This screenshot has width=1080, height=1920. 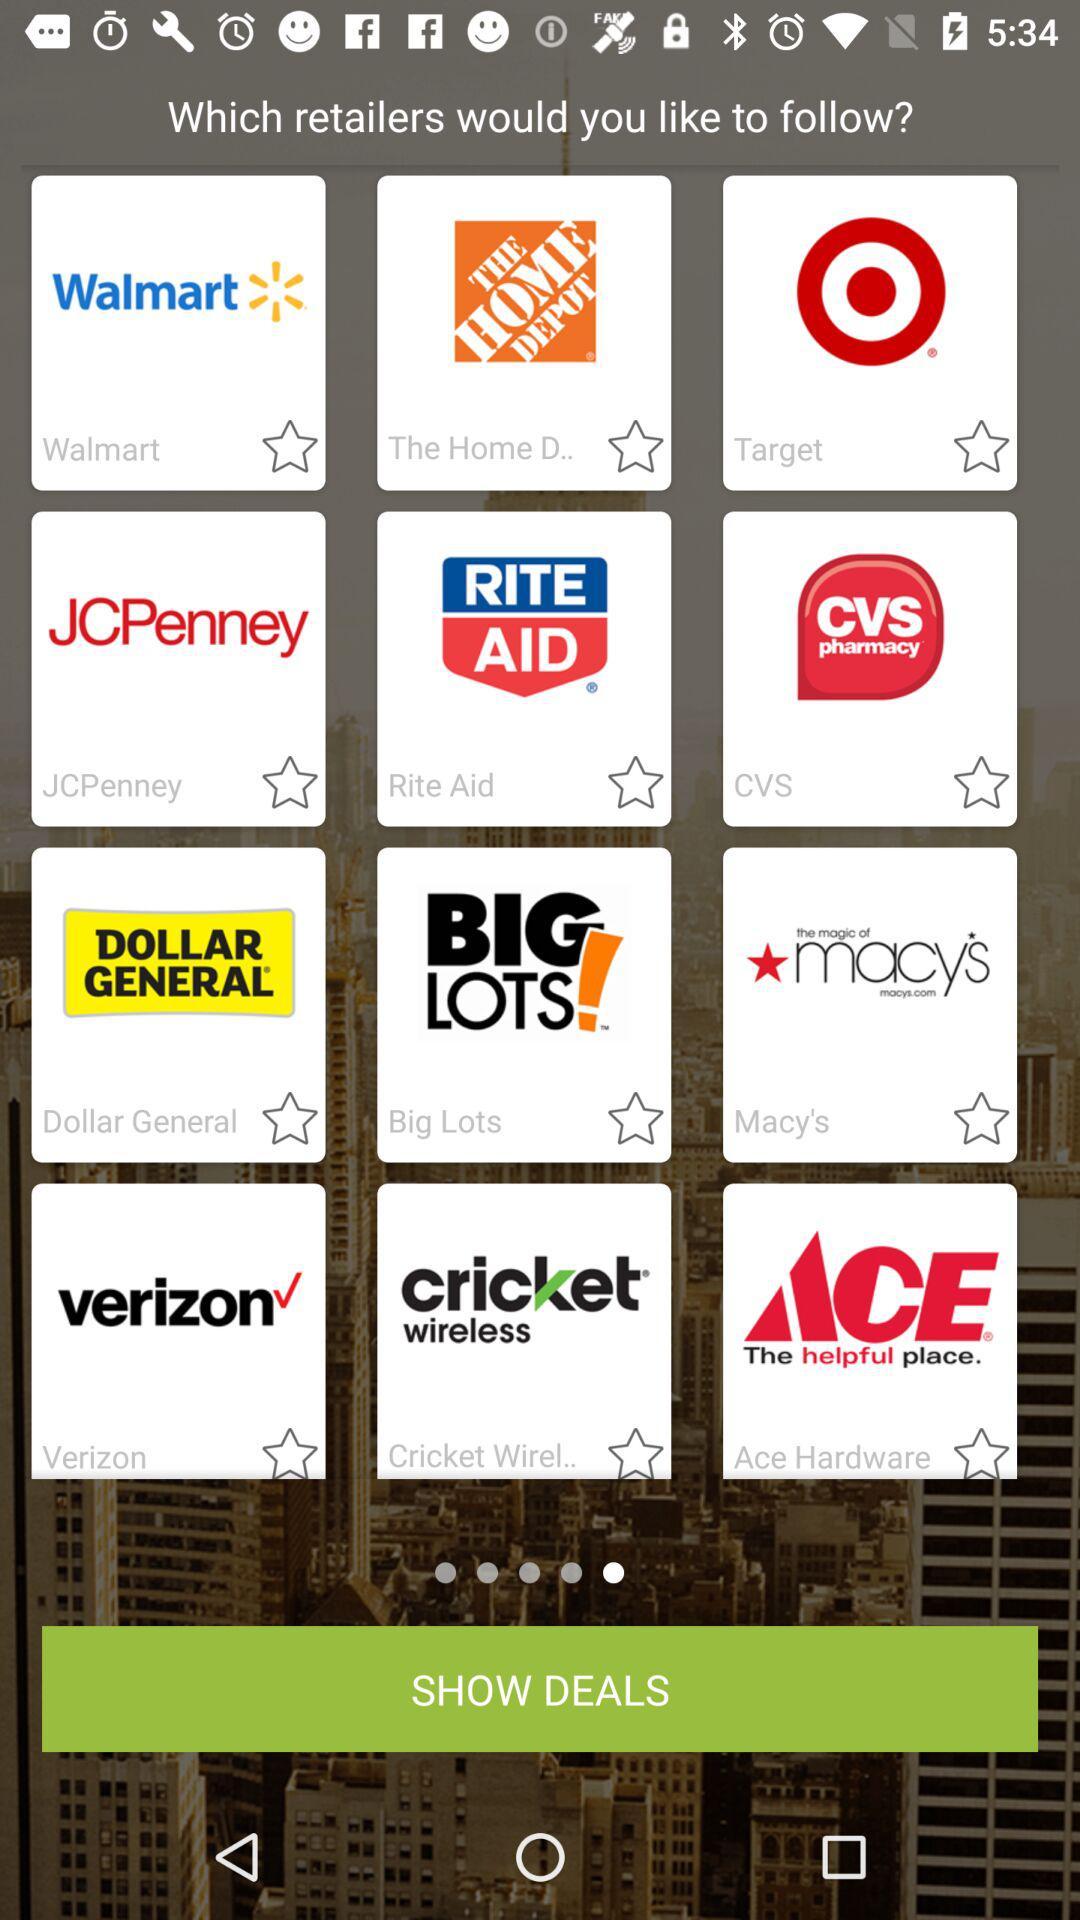 What do you see at coordinates (968, 783) in the screenshot?
I see `saves element to favorites` at bounding box center [968, 783].